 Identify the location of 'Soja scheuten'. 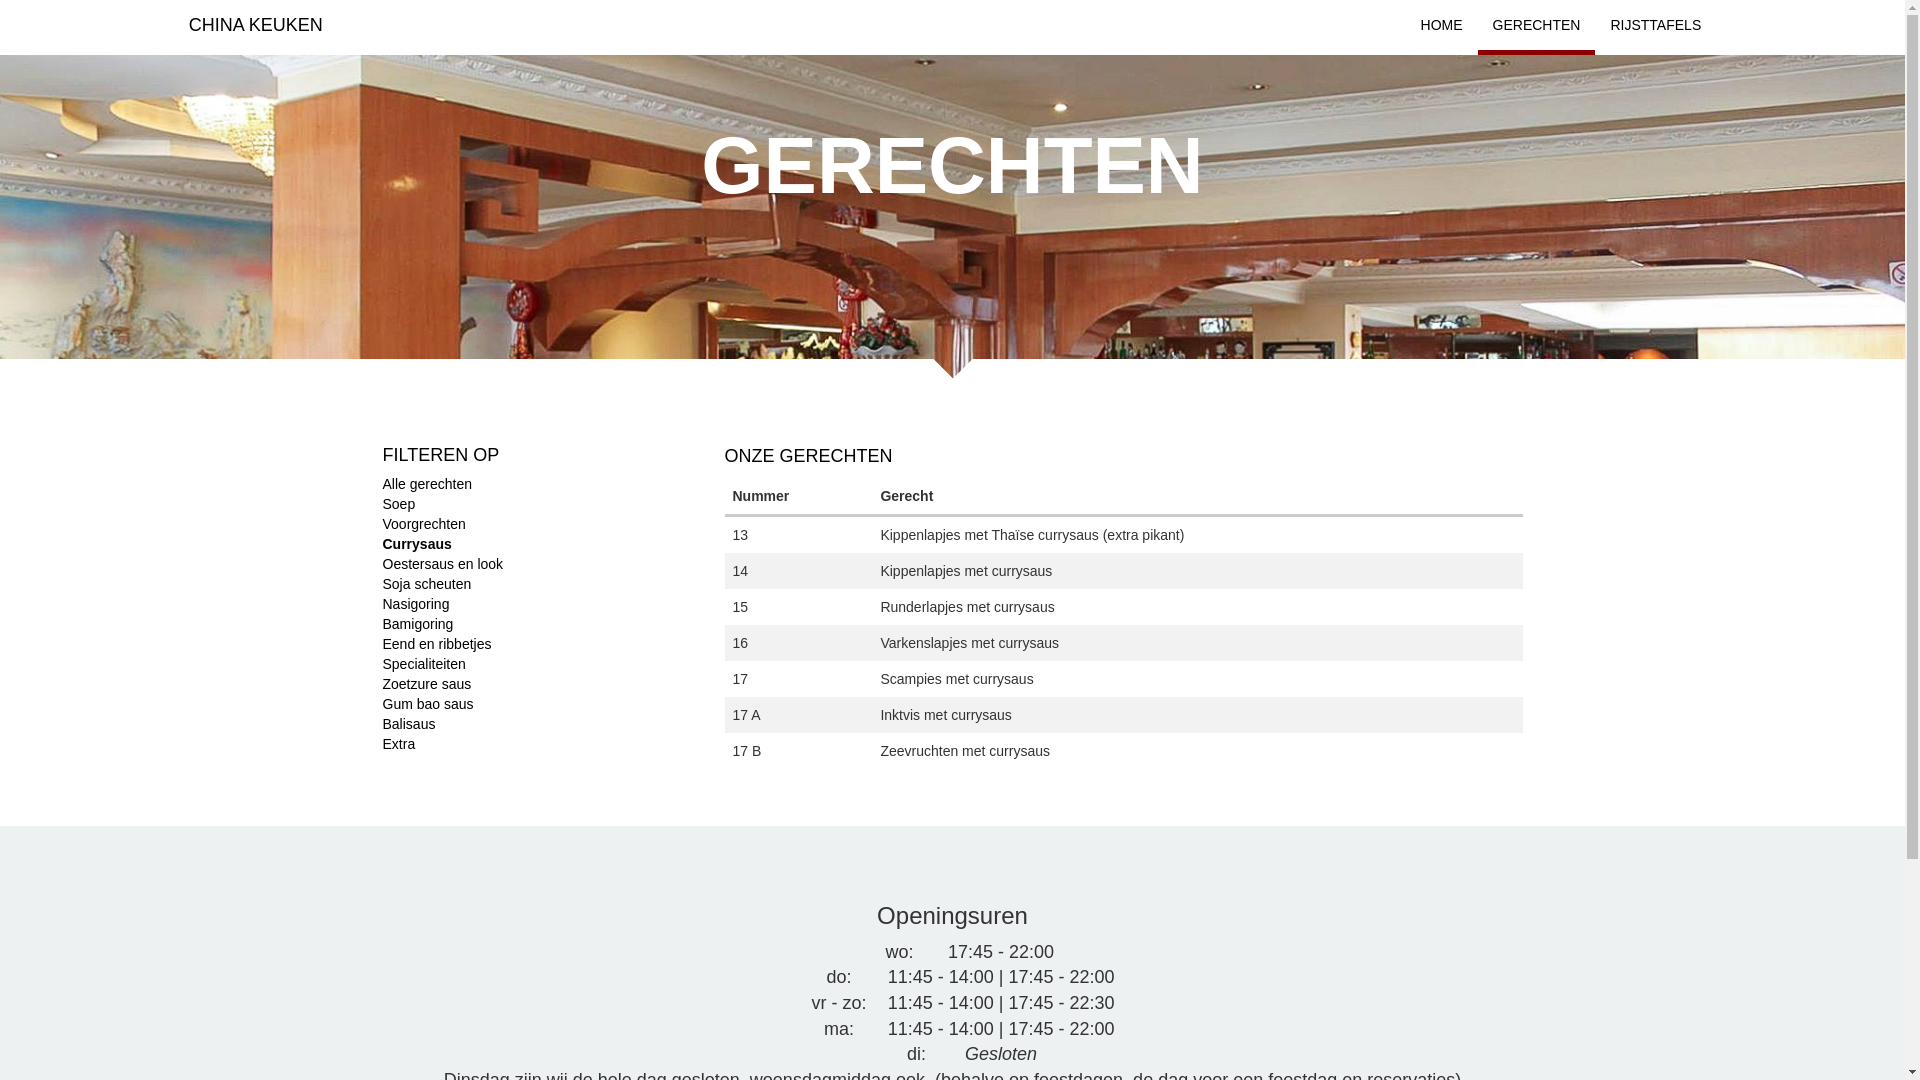
(425, 583).